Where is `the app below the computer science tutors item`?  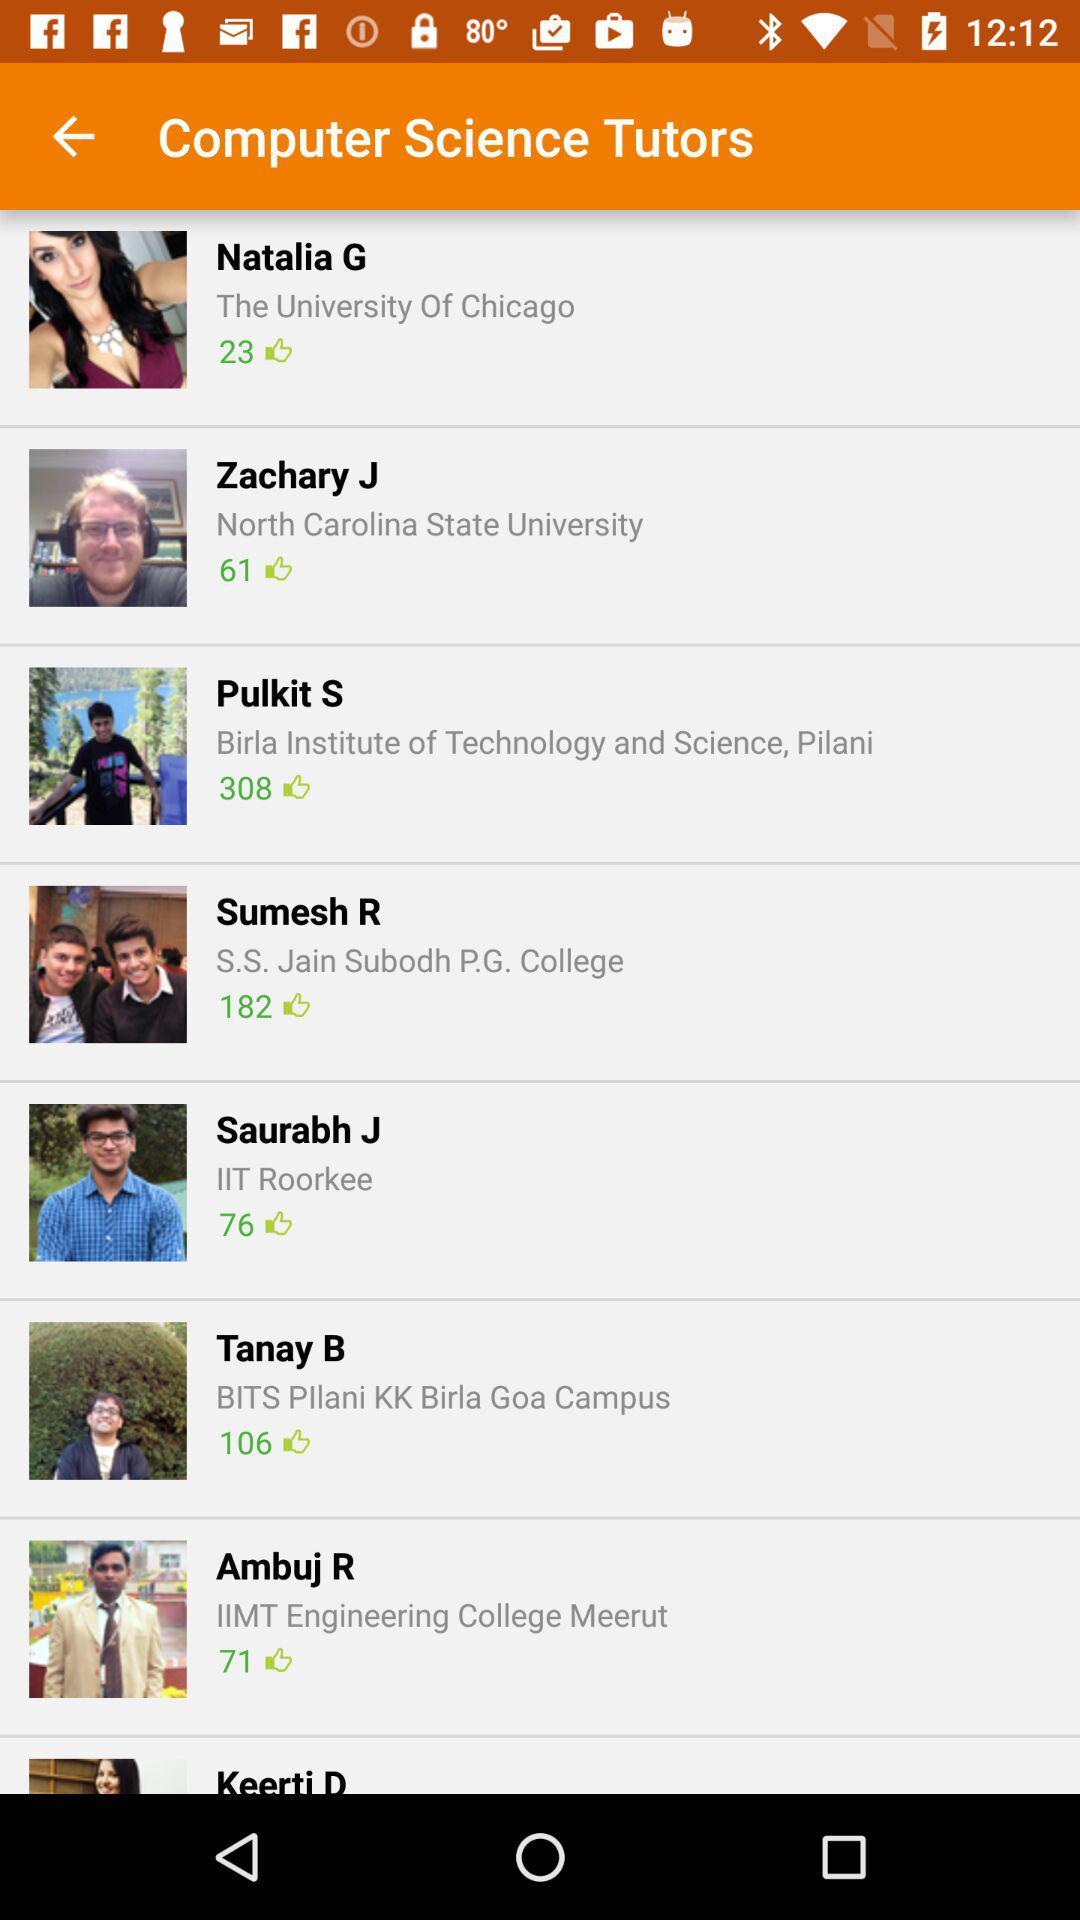 the app below the computer science tutors item is located at coordinates (291, 254).